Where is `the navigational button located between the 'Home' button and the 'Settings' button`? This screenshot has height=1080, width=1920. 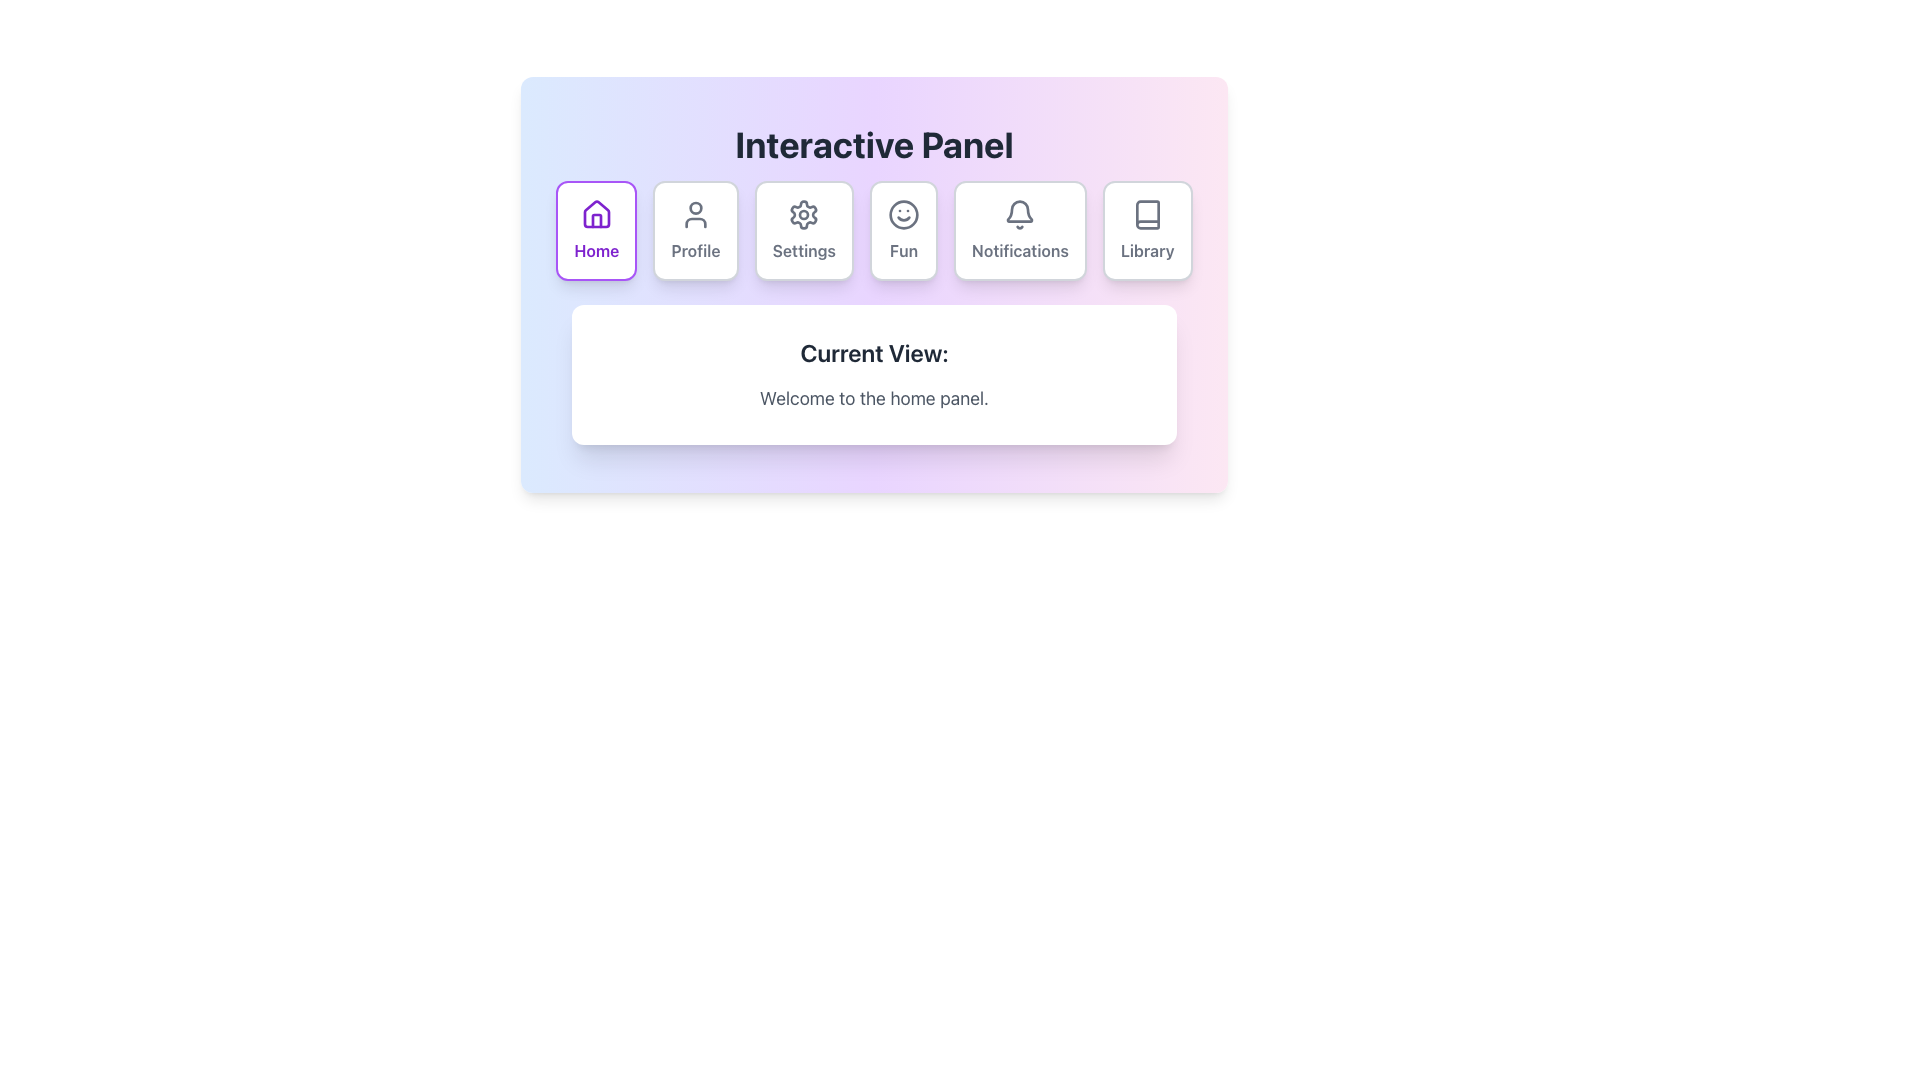 the navigational button located between the 'Home' button and the 'Settings' button is located at coordinates (696, 230).